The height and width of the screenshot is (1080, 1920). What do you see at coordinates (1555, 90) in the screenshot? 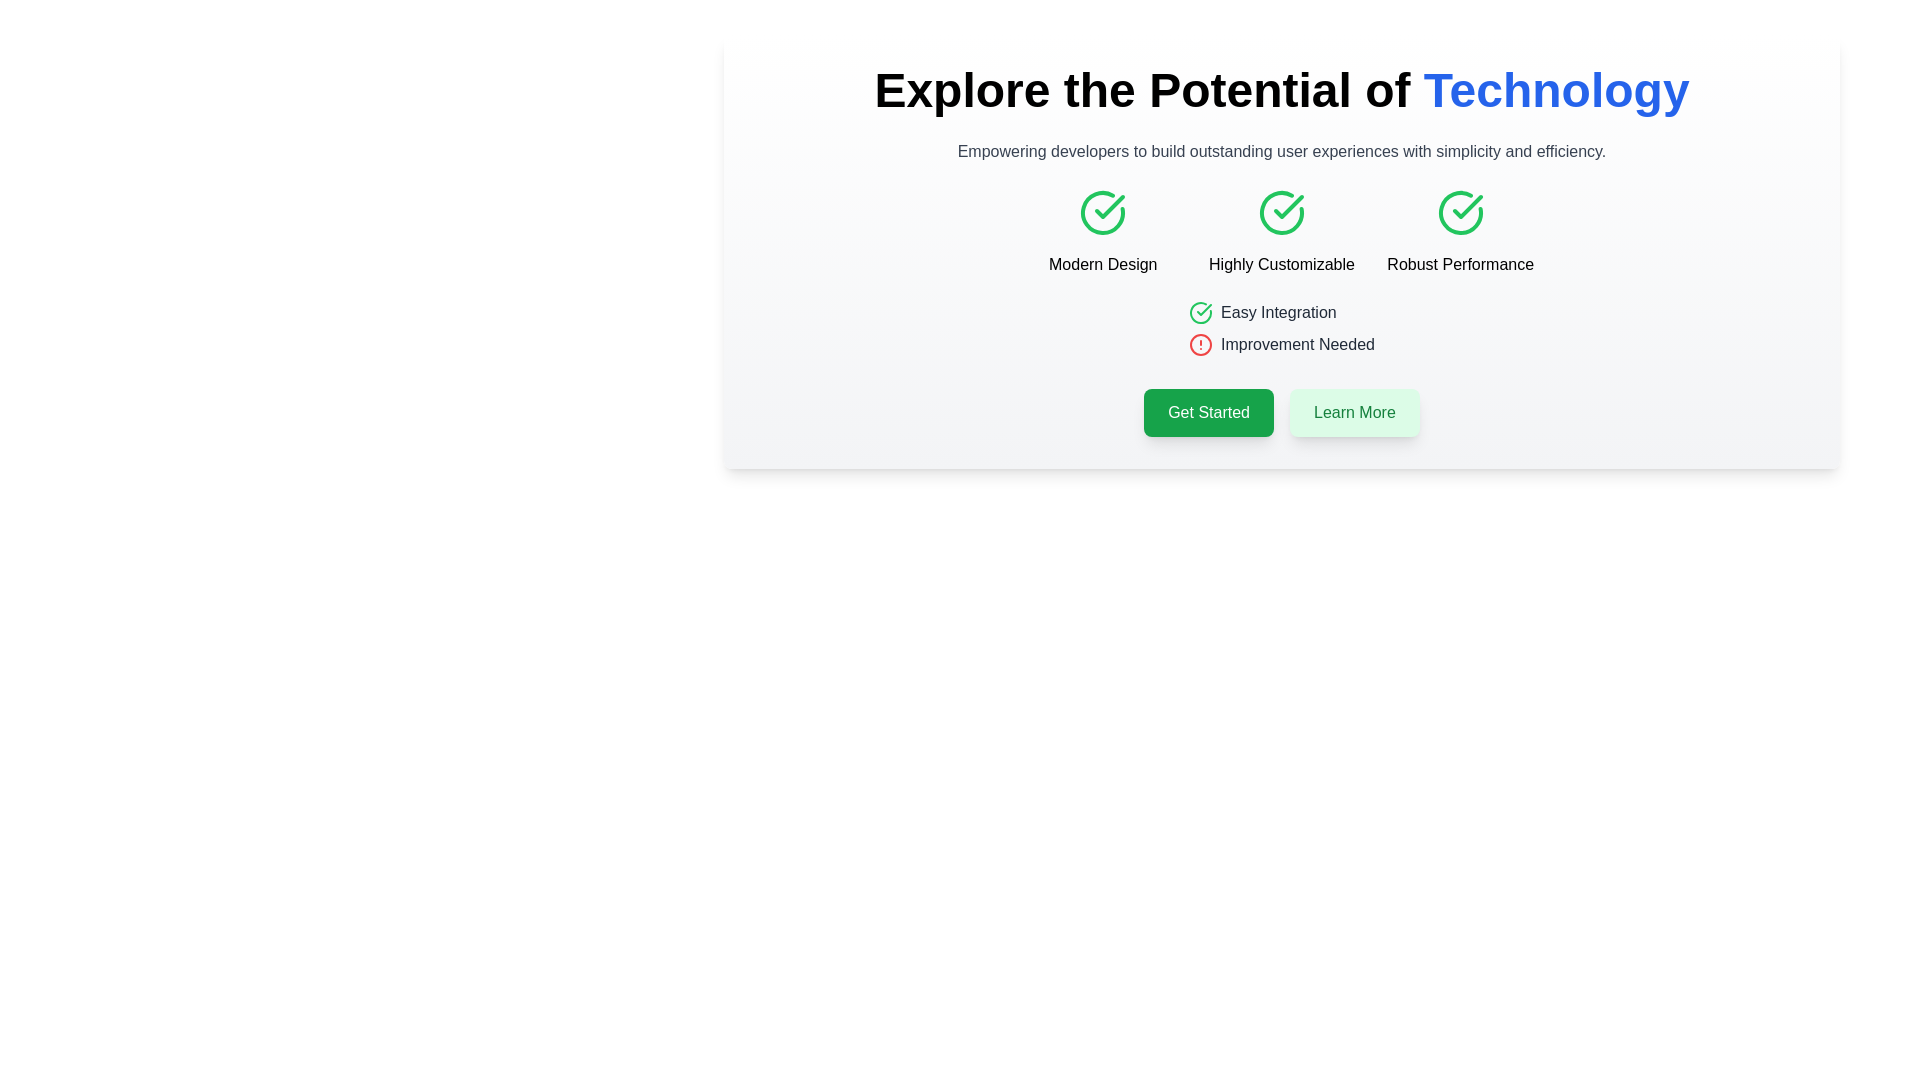
I see `the bold blue text element reading 'Technology'` at bounding box center [1555, 90].